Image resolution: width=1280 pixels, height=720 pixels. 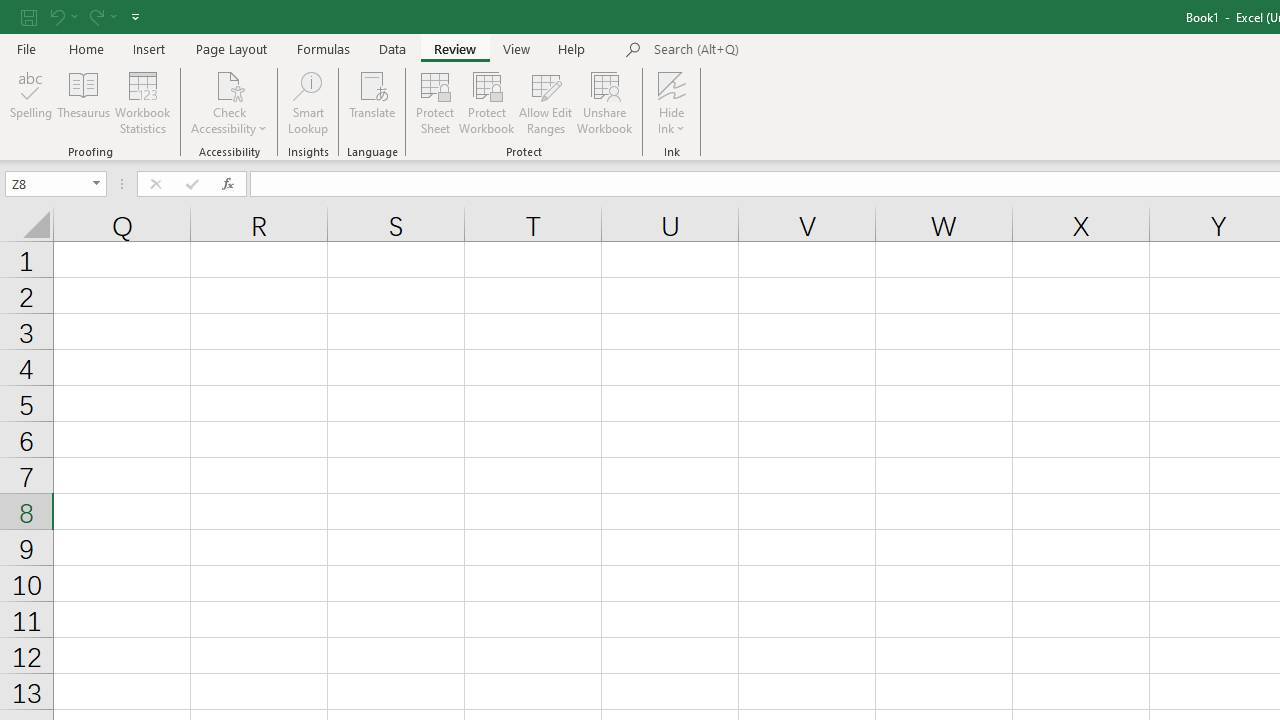 I want to click on 'View', so click(x=517, y=48).